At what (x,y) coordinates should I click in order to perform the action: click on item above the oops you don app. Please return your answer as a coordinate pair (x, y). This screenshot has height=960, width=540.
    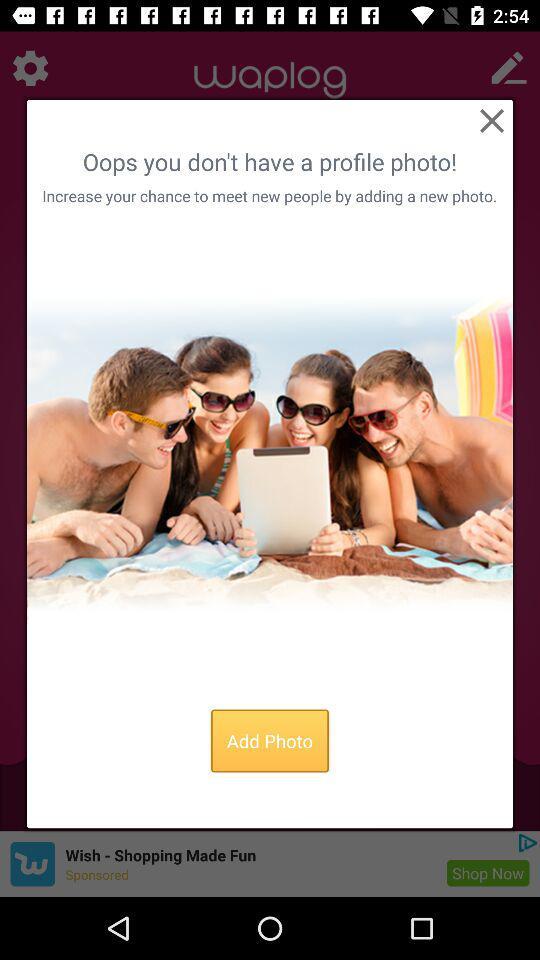
    Looking at the image, I should click on (490, 120).